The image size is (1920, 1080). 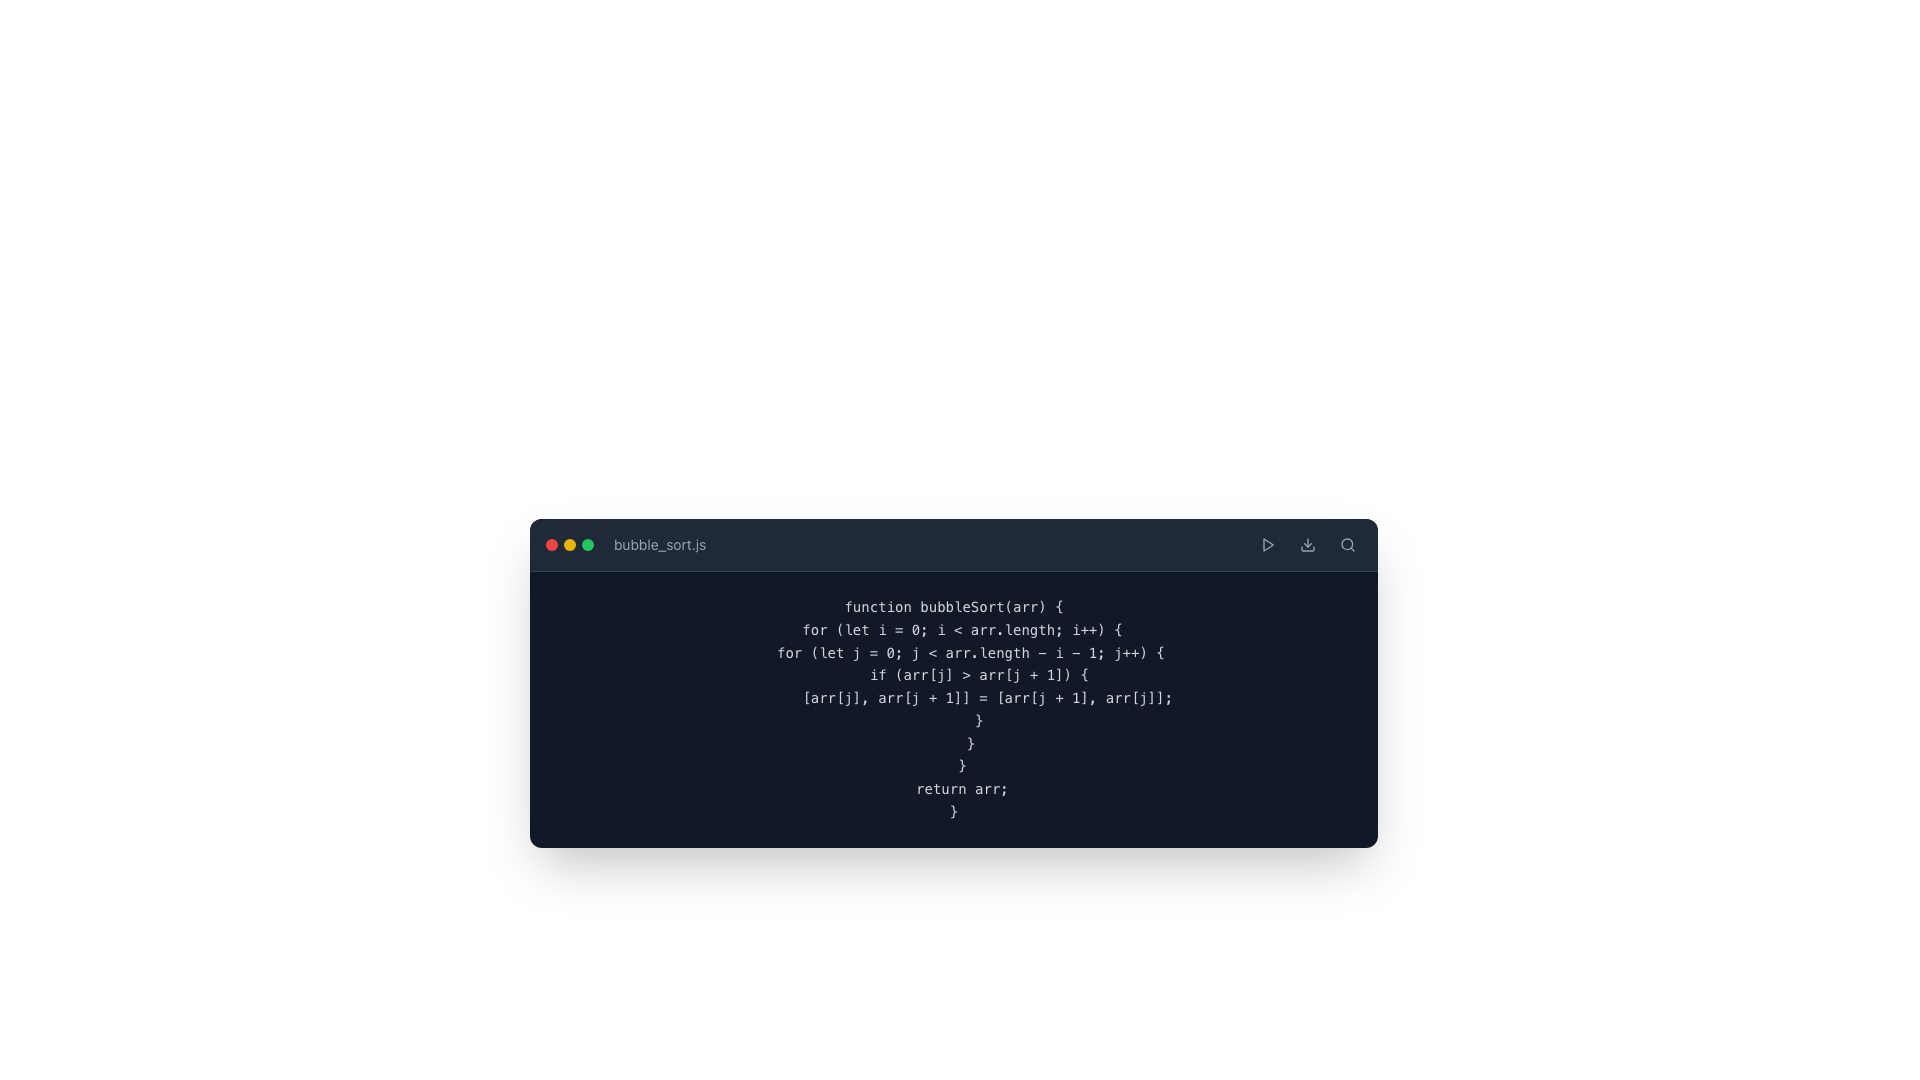 I want to click on the static text block displaying the JavaScript function implementation 'bubbleSort', located within a code editor window titled 'bubble_sort.js', so click(x=953, y=708).